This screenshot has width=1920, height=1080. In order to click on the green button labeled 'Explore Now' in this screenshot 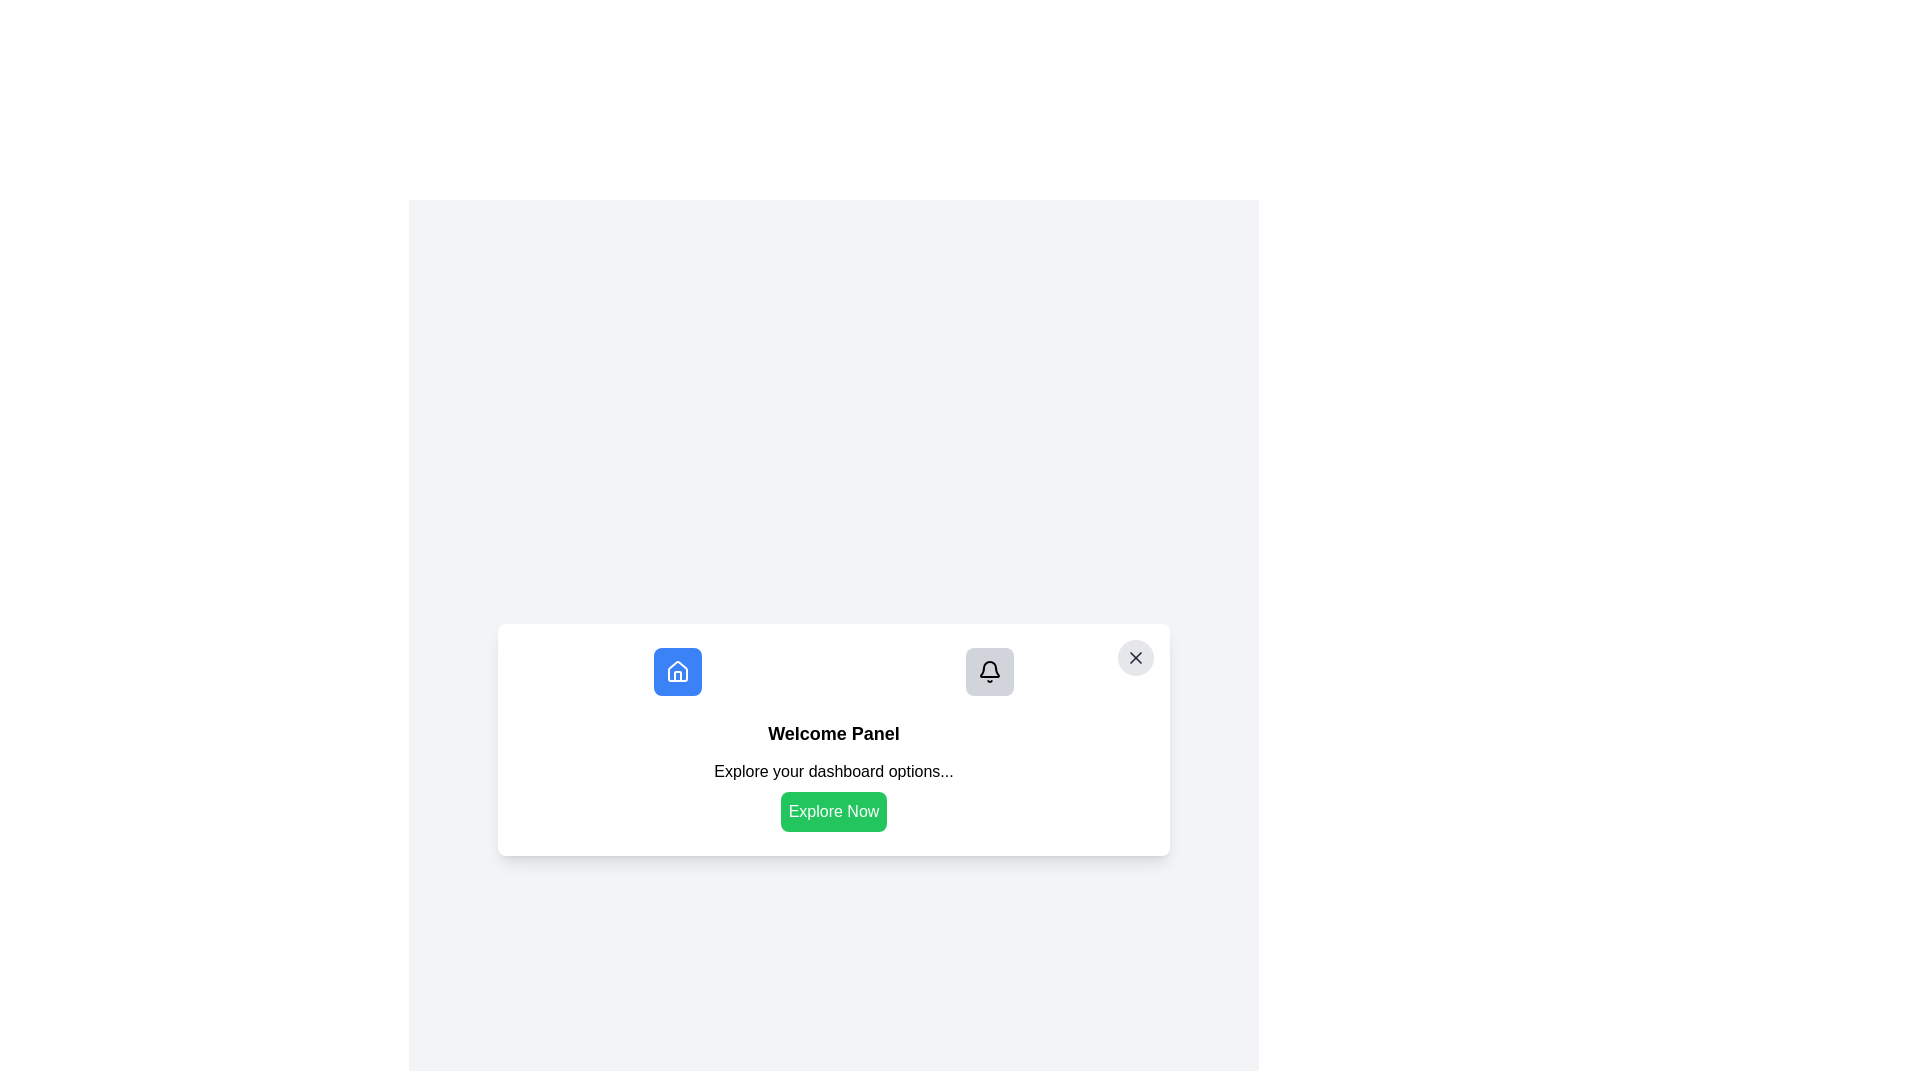, I will do `click(834, 794)`.